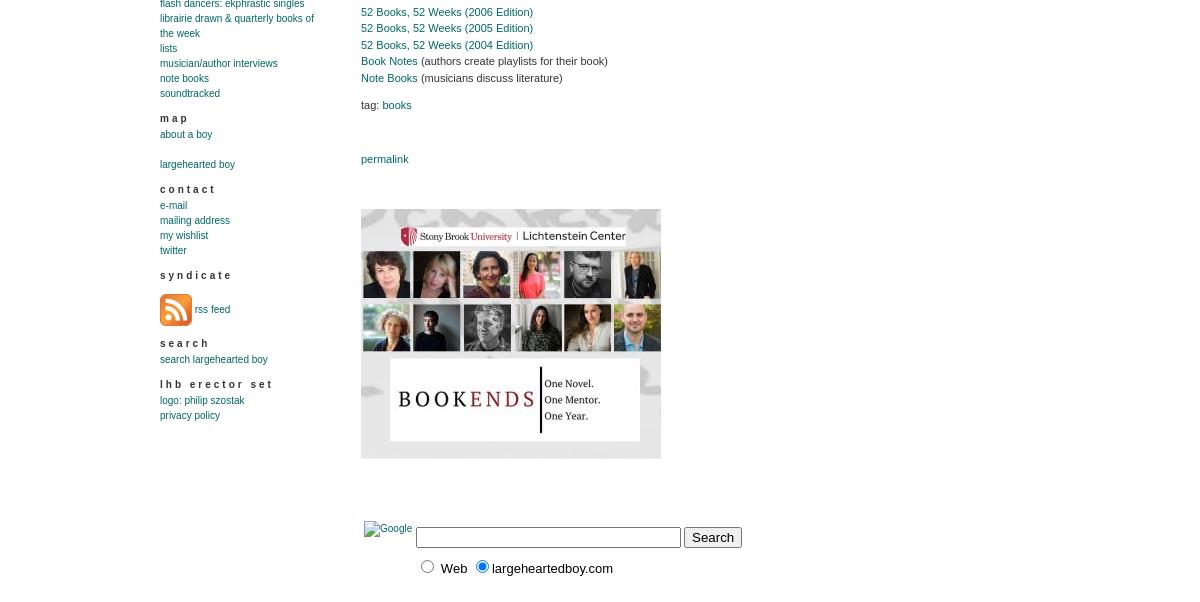 The height and width of the screenshot is (602, 1200). What do you see at coordinates (416, 60) in the screenshot?
I see `'(authors create playlists for their book)'` at bounding box center [416, 60].